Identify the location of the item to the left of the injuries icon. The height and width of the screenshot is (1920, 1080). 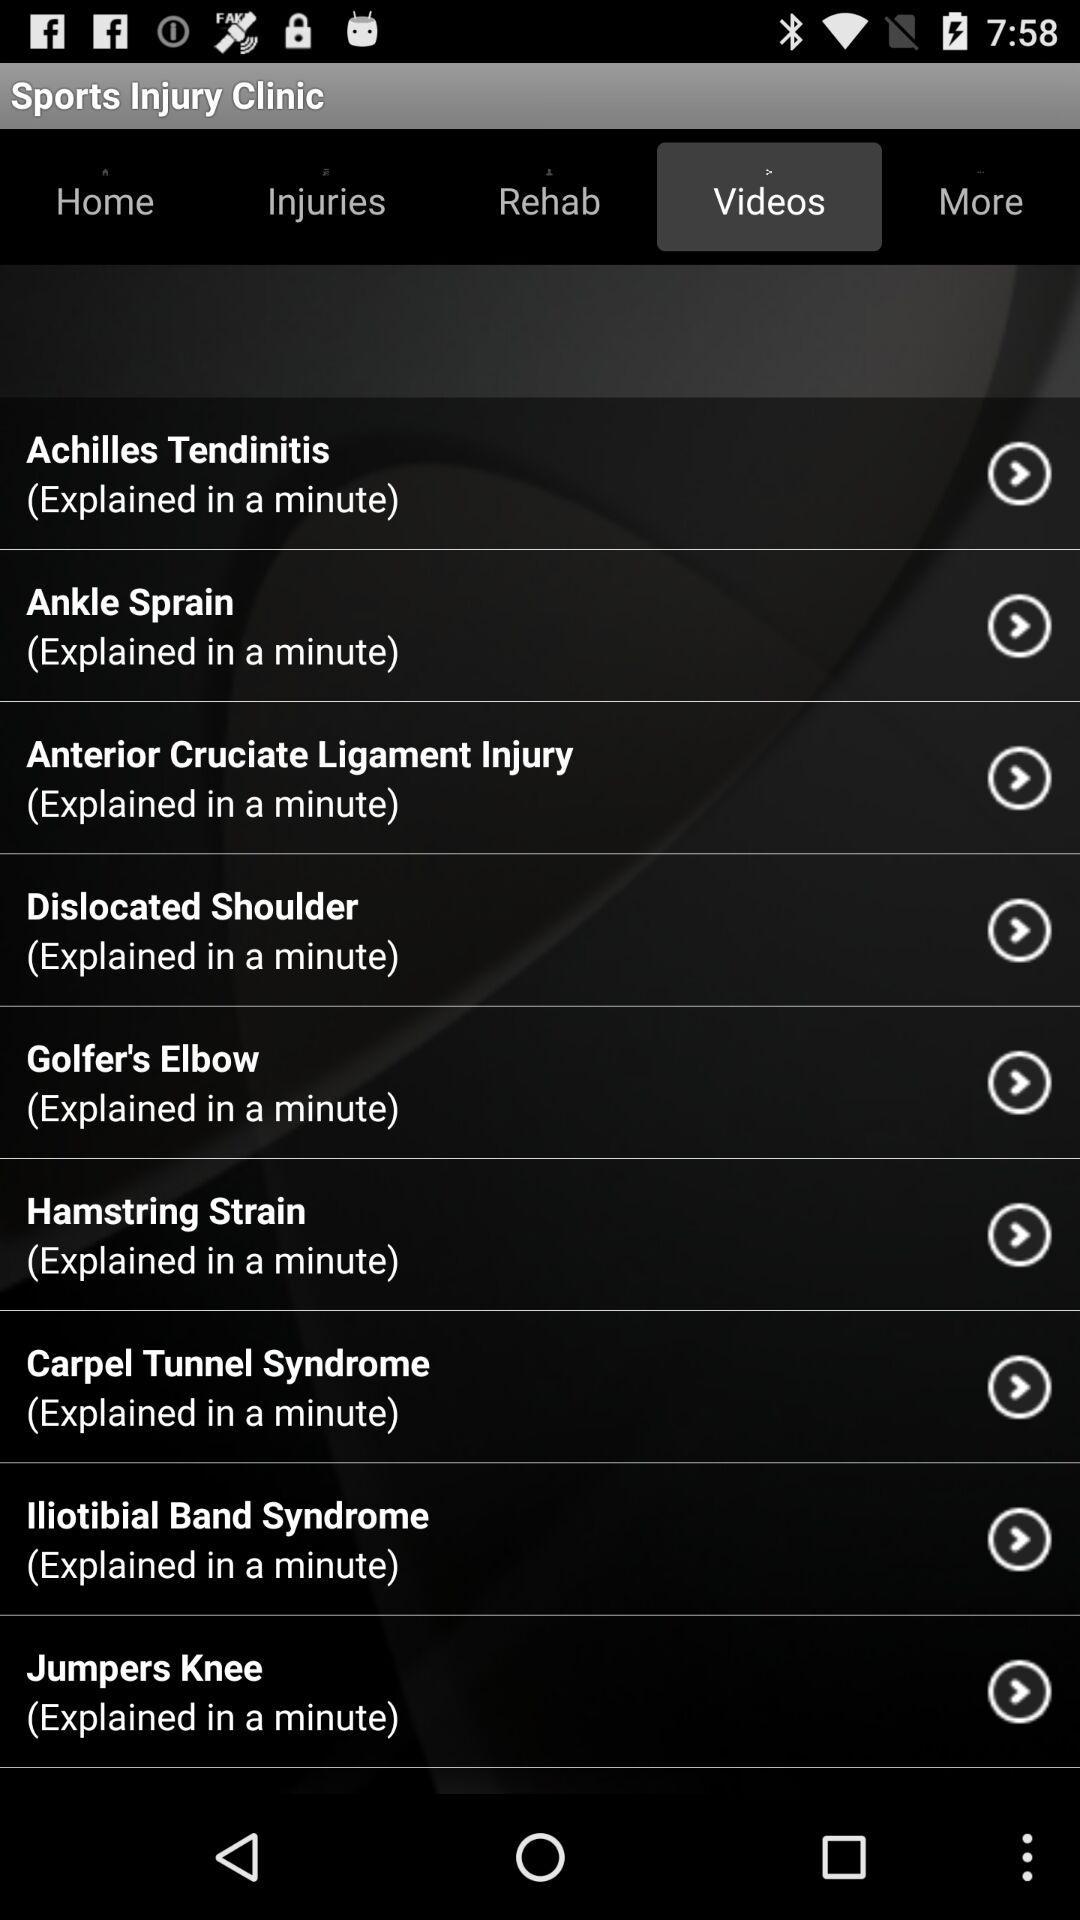
(105, 196).